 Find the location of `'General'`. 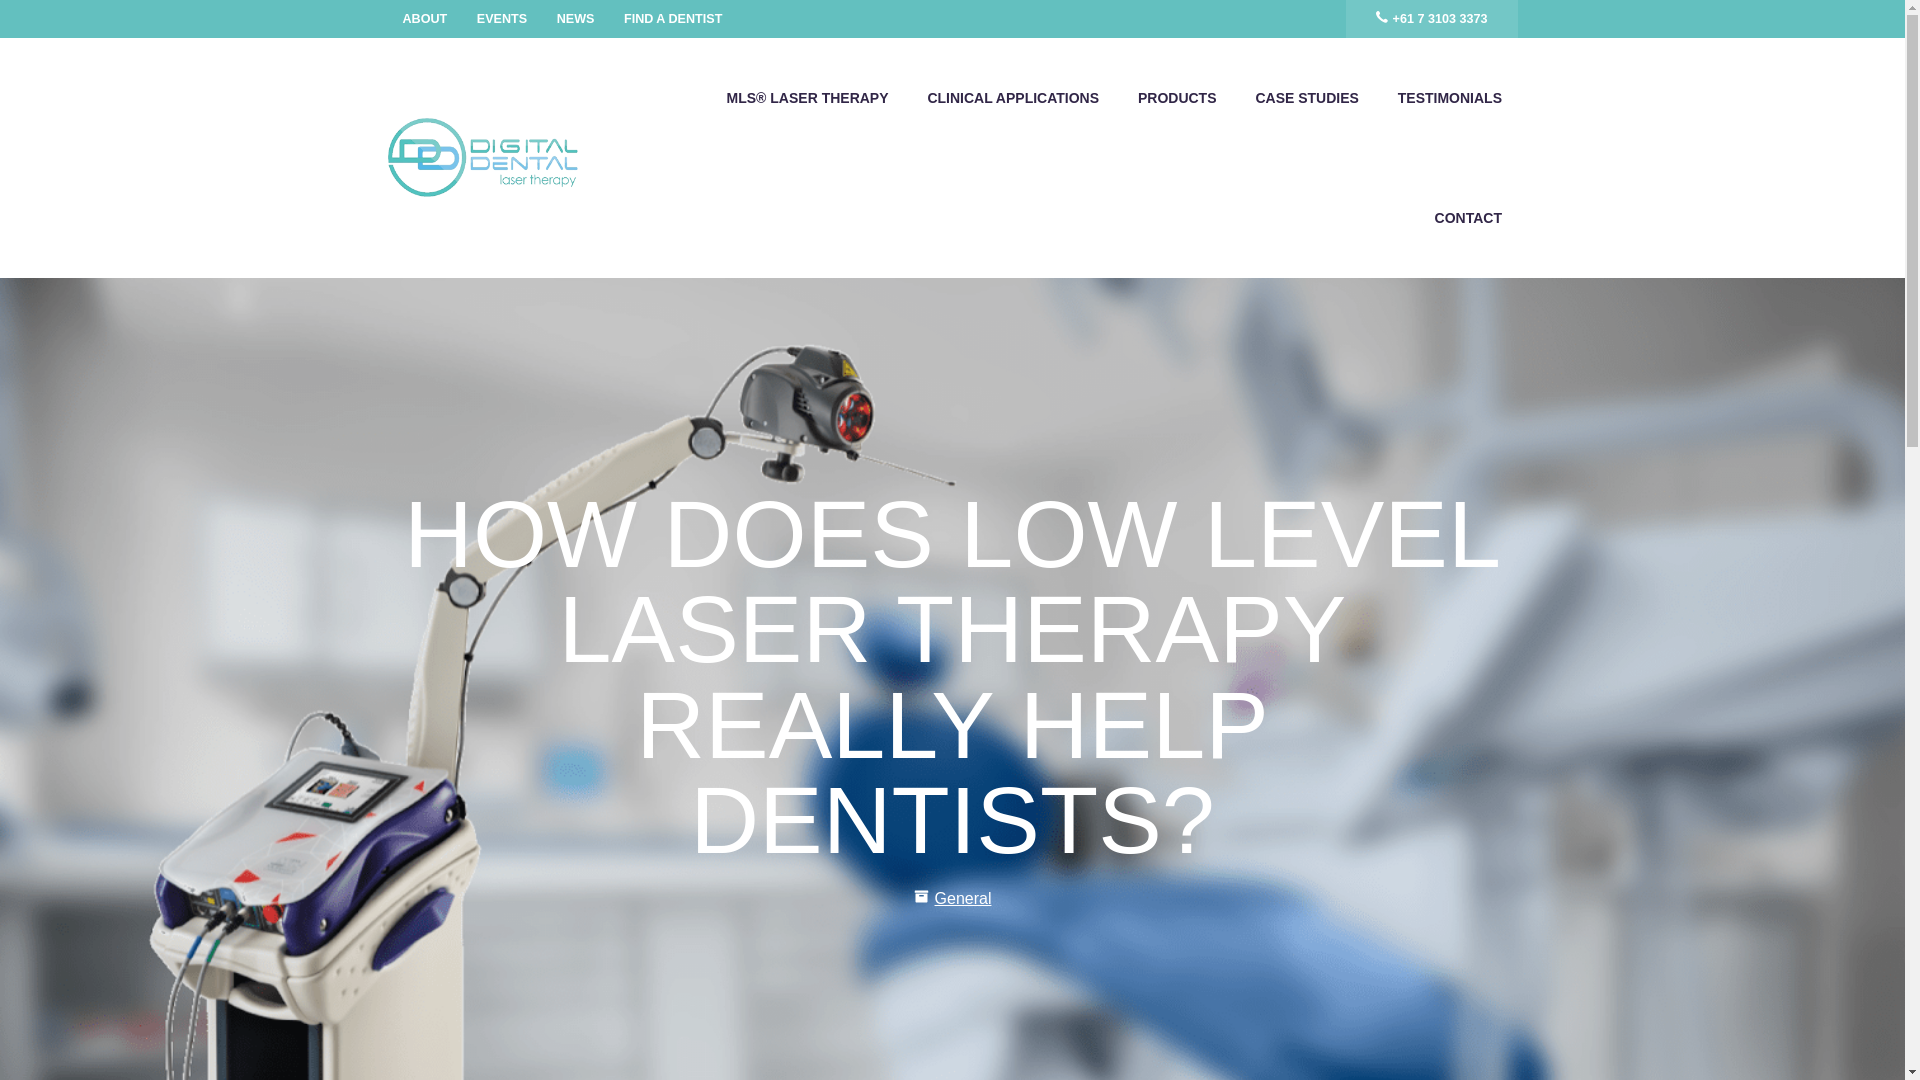

'General' is located at coordinates (963, 897).